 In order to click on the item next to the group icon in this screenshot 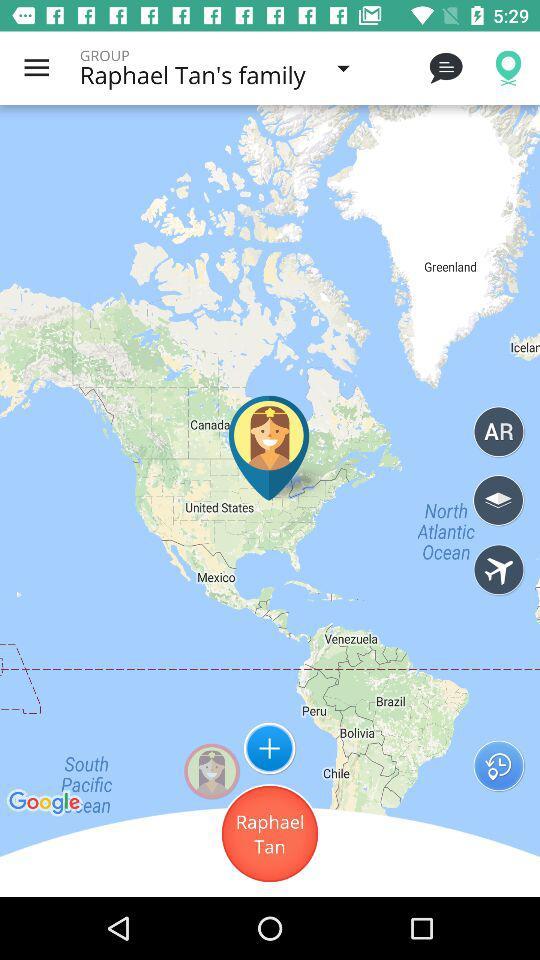, I will do `click(36, 68)`.